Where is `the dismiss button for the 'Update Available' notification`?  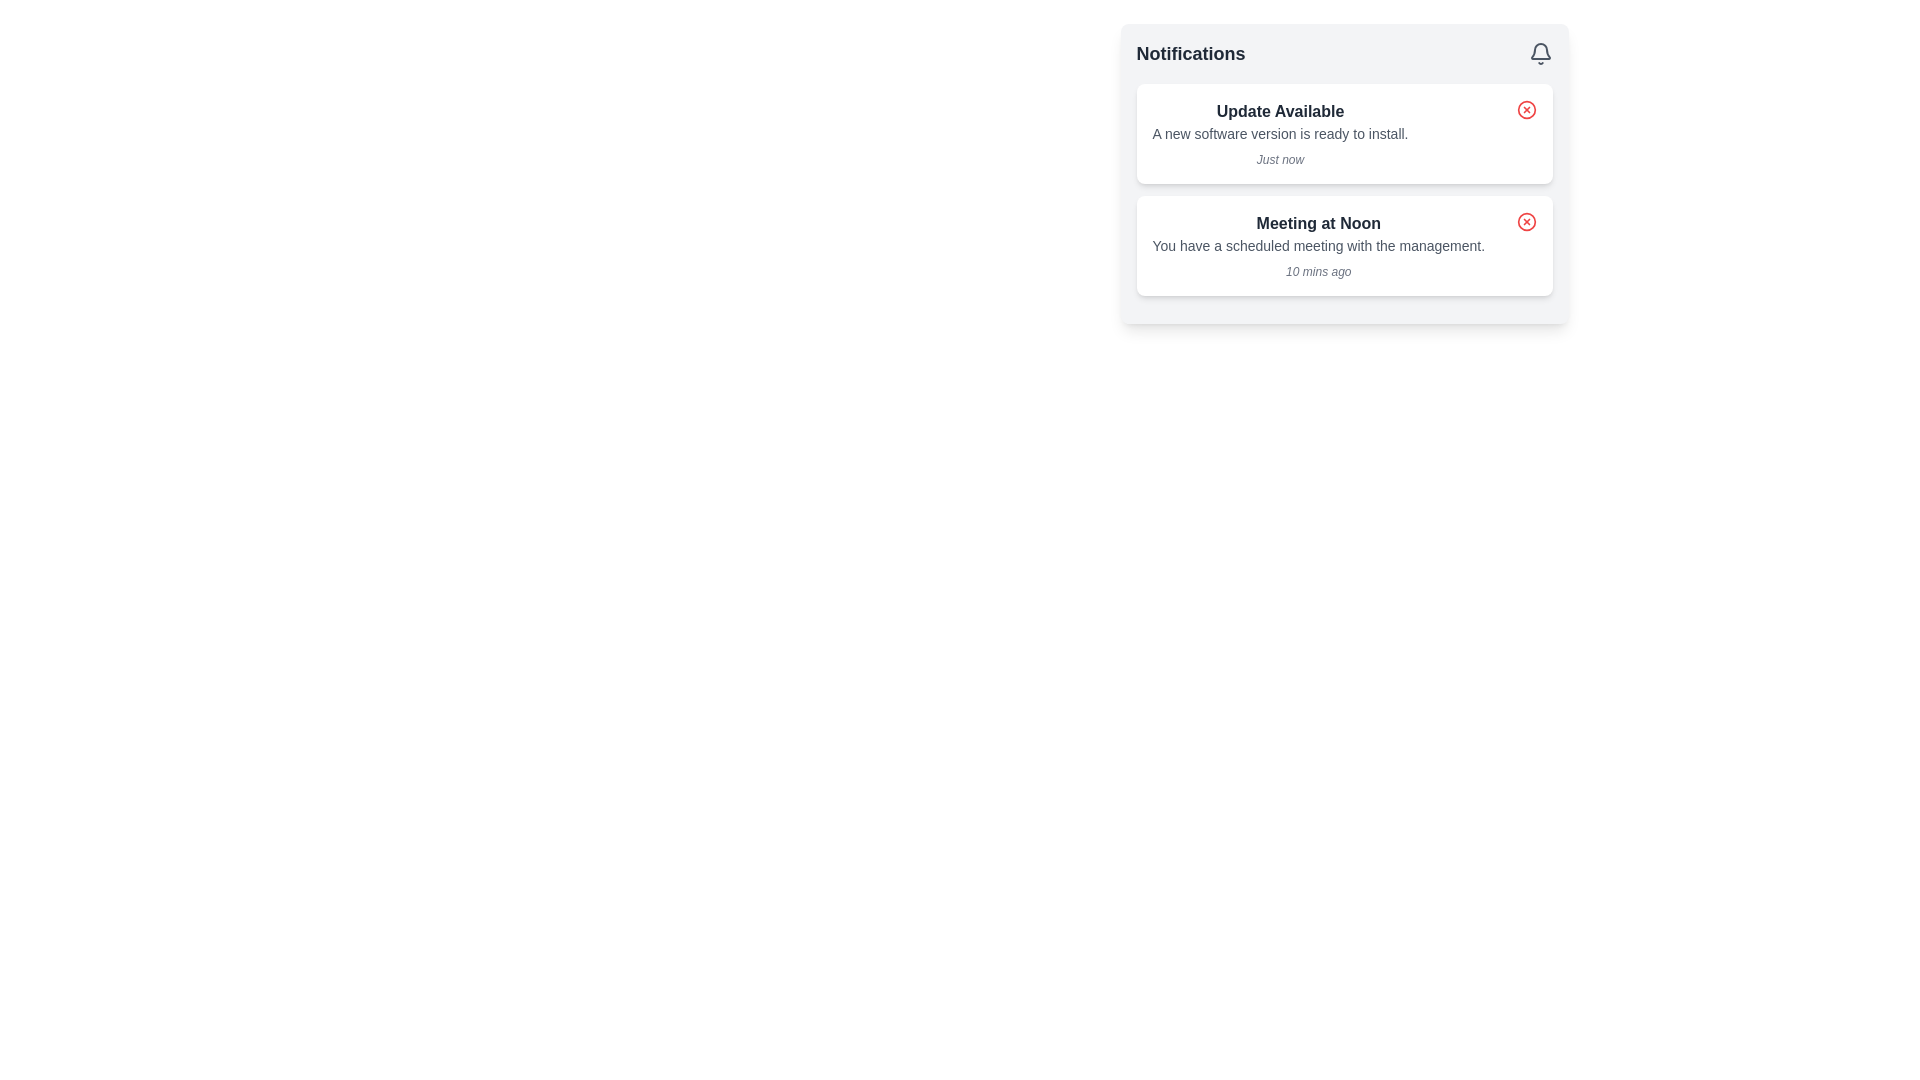 the dismiss button for the 'Update Available' notification is located at coordinates (1525, 110).